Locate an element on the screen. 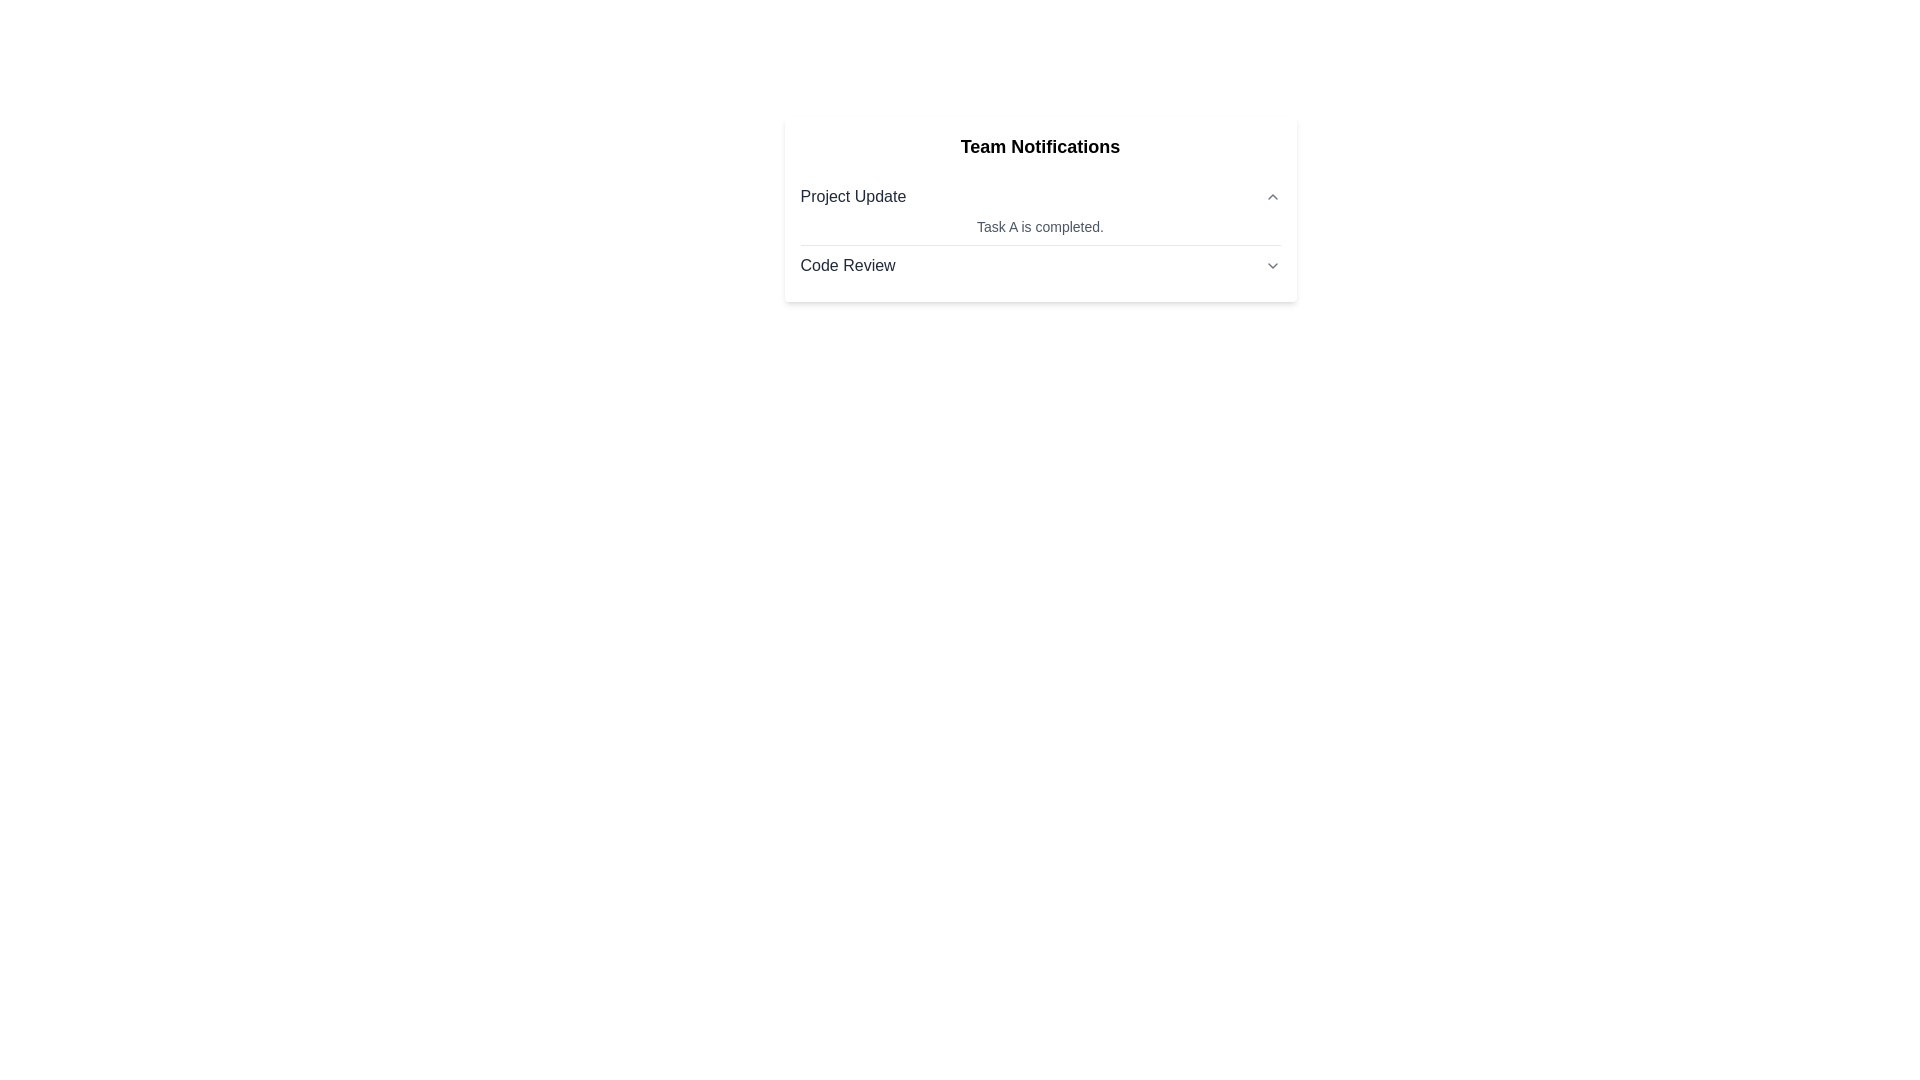  the 'Code Review' dropdown button in the 'Team Notifications' section is located at coordinates (1040, 265).